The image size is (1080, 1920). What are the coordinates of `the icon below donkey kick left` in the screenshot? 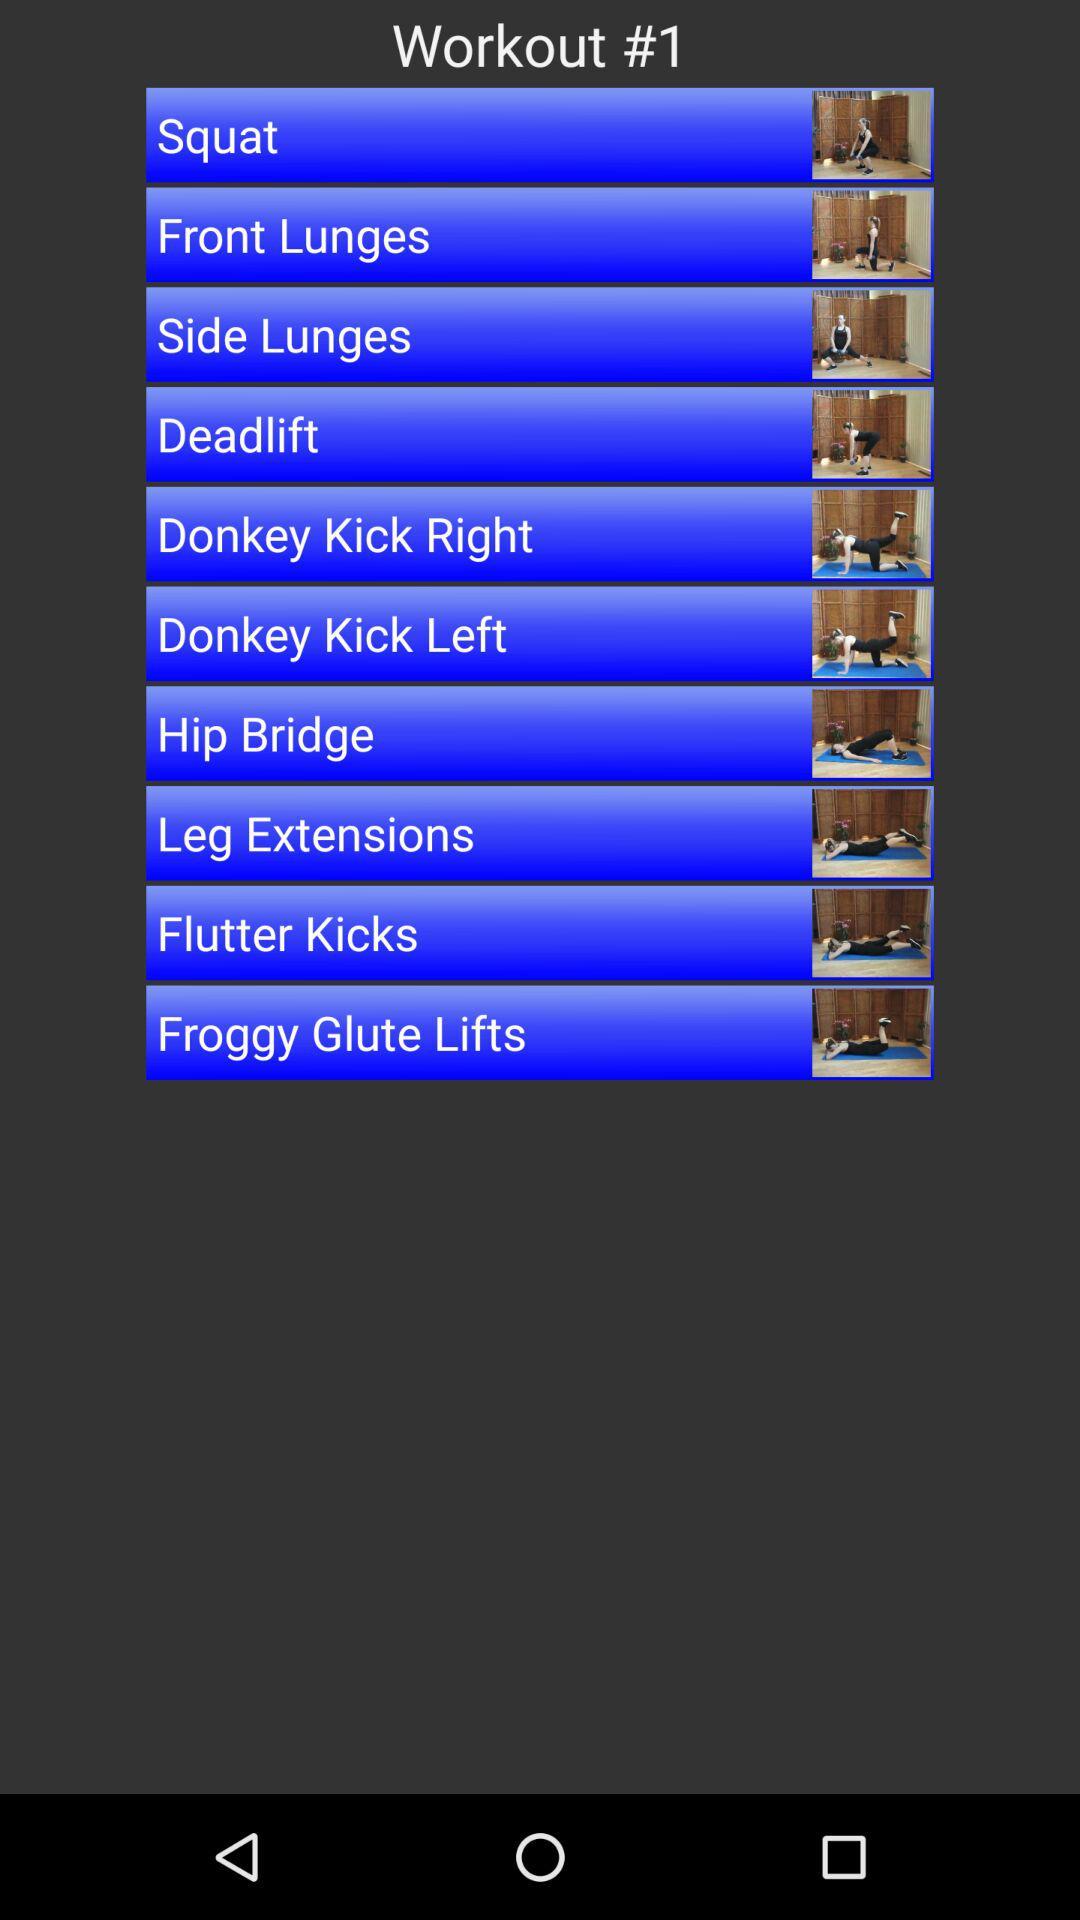 It's located at (540, 732).